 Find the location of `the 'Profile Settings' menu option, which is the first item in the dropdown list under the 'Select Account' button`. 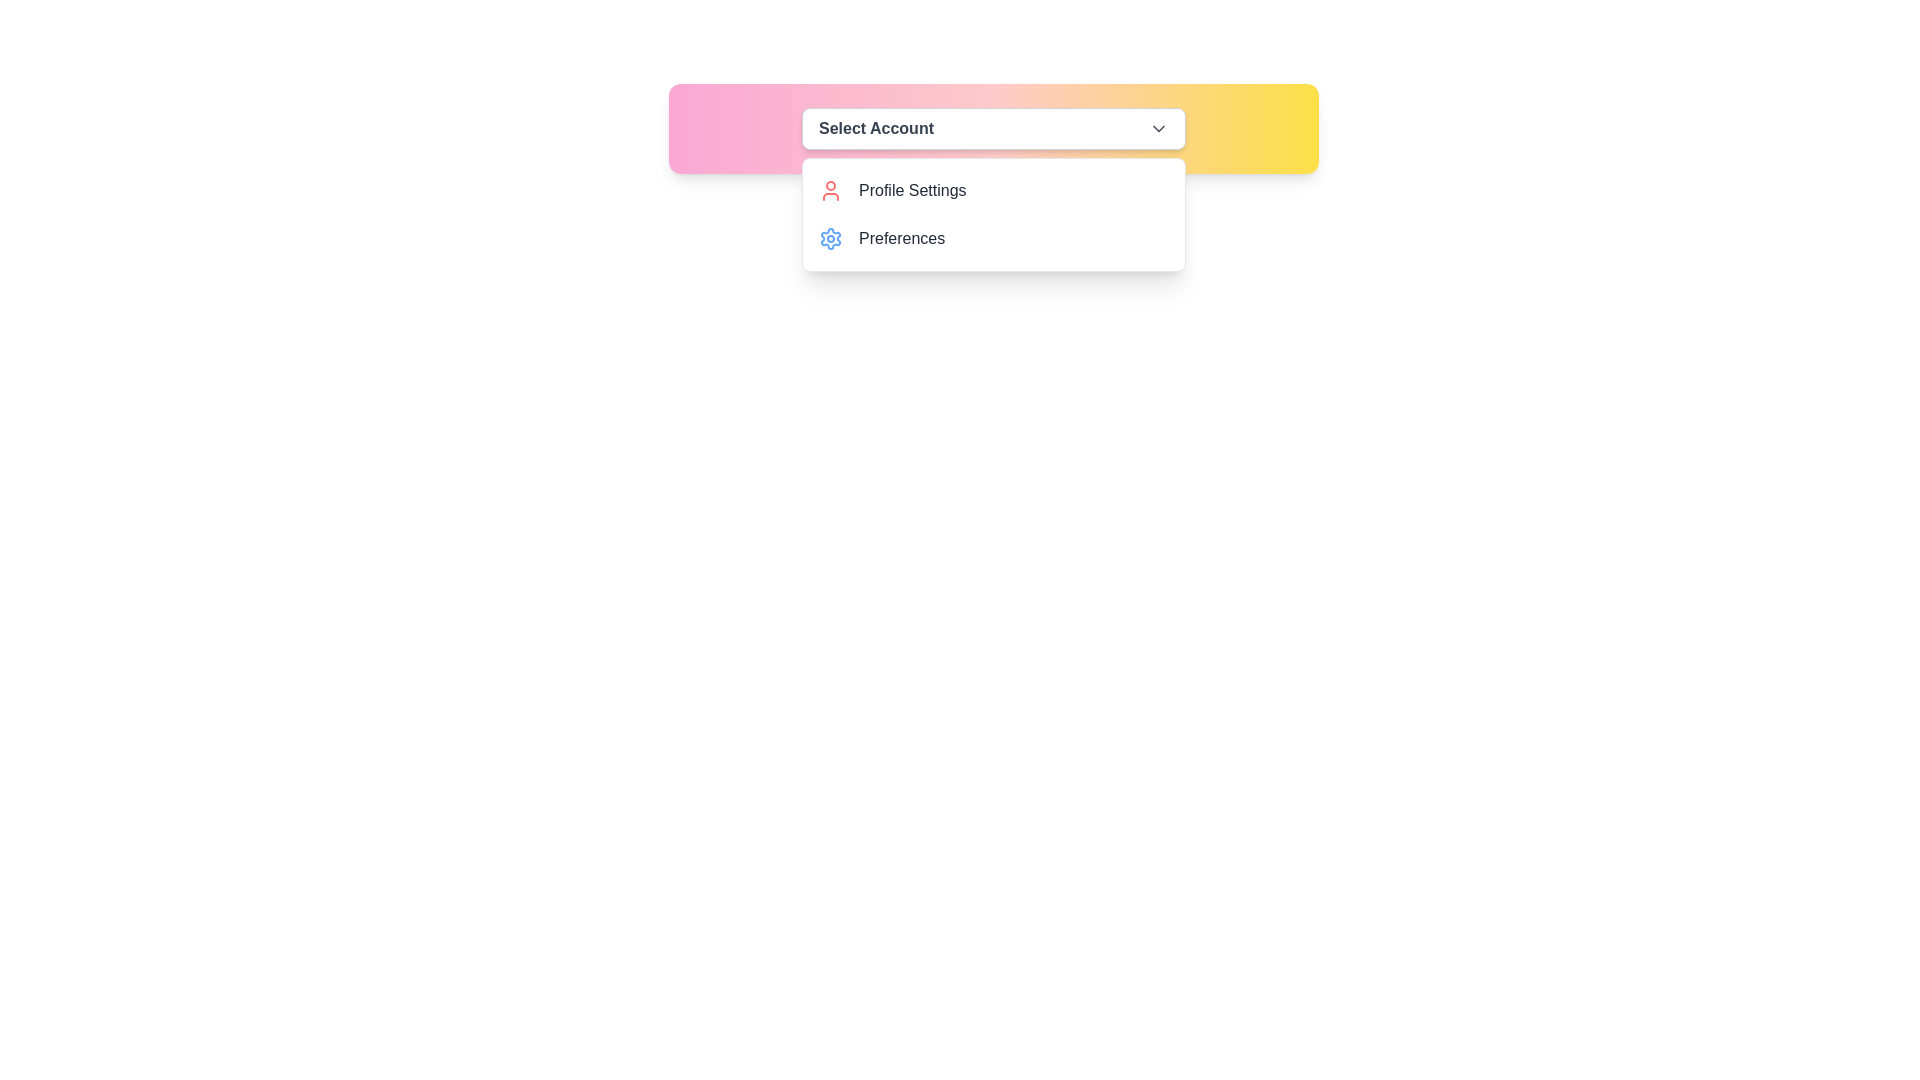

the 'Profile Settings' menu option, which is the first item in the dropdown list under the 'Select Account' button is located at coordinates (993, 191).